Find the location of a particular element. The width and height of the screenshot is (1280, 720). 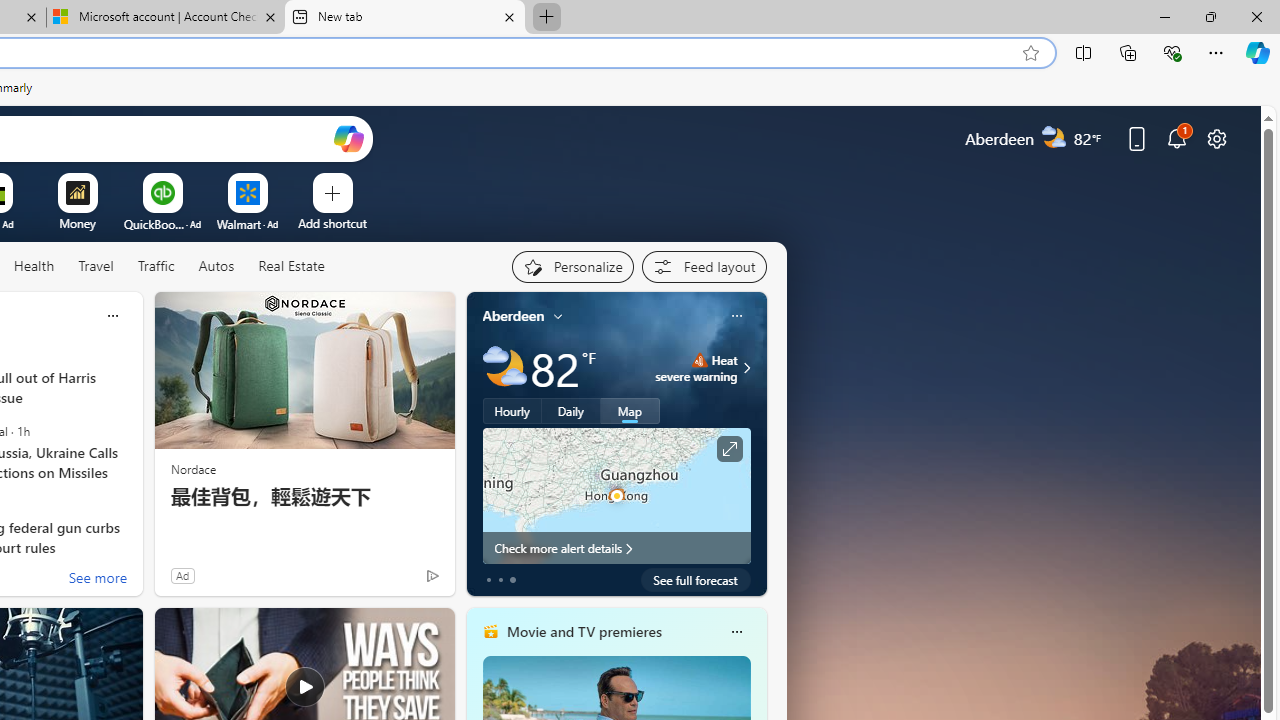

'Travel' is located at coordinates (95, 266).